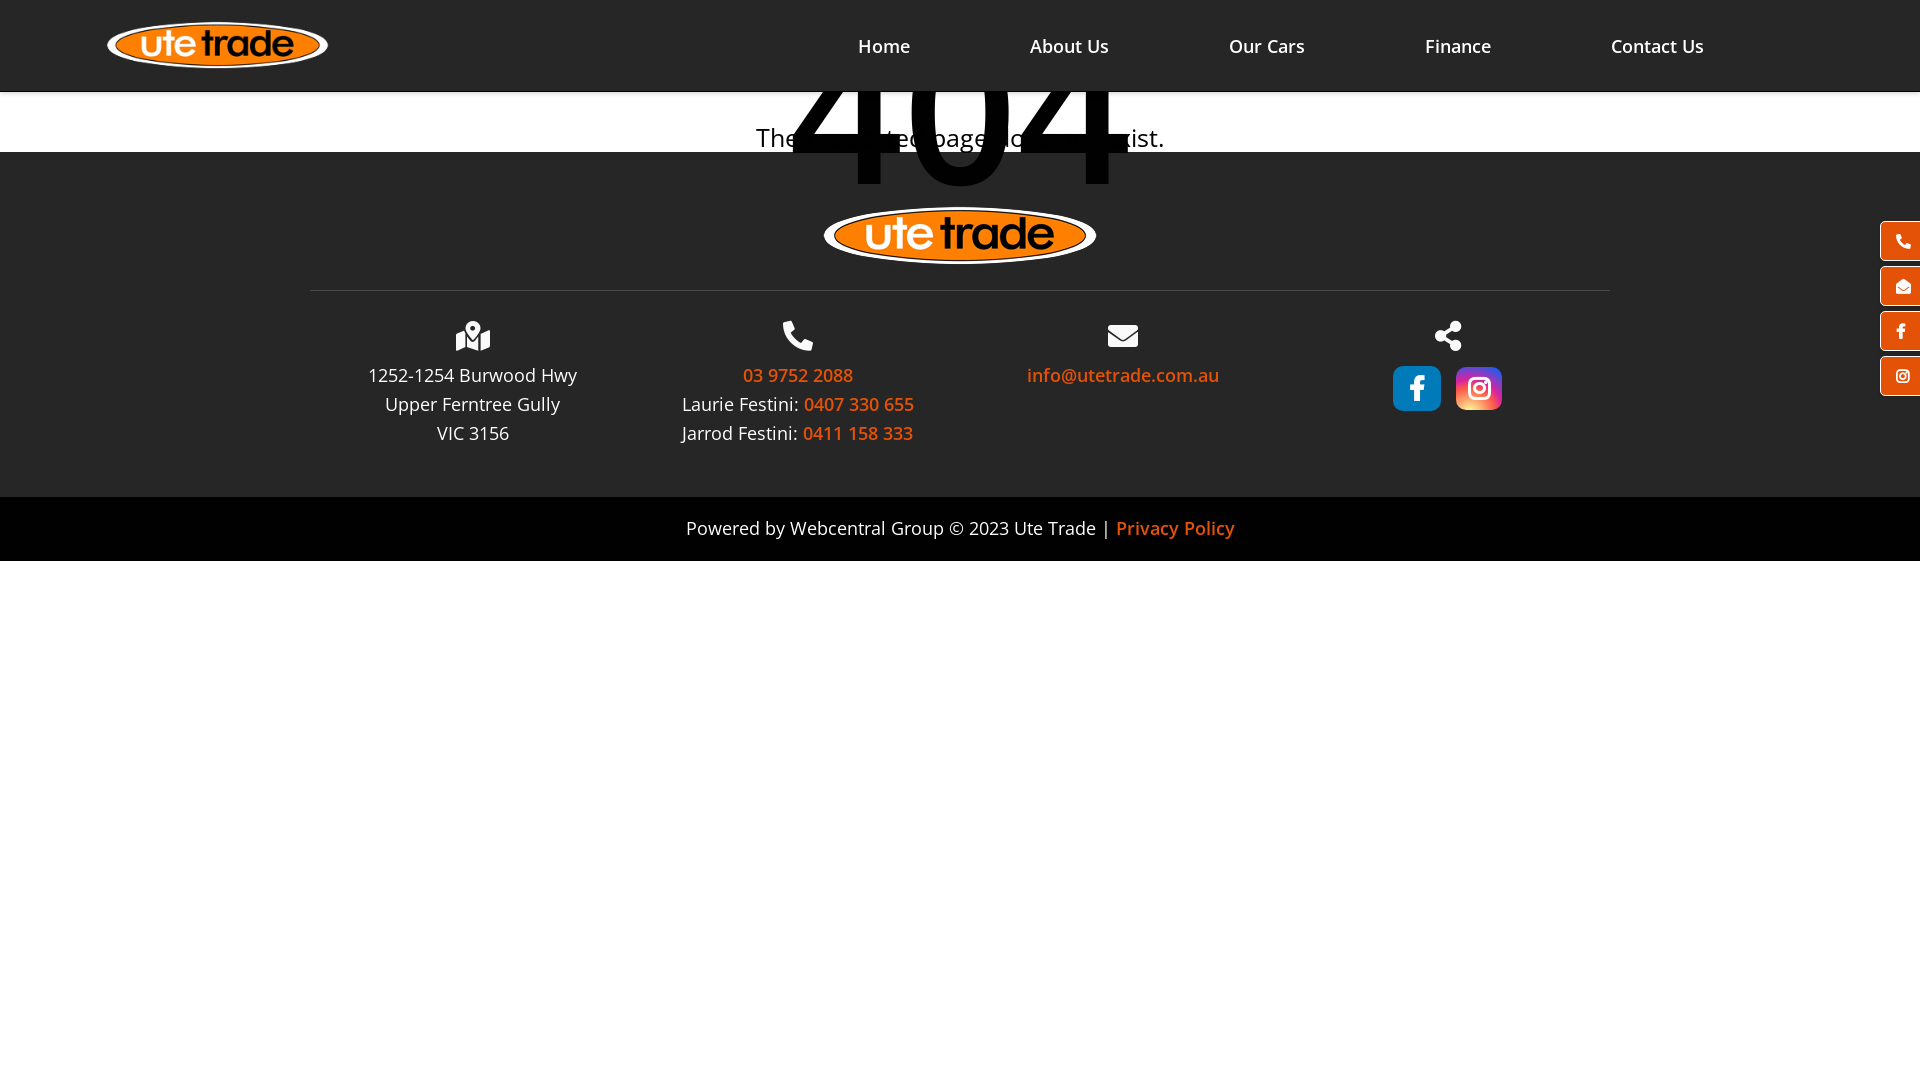 The image size is (1920, 1080). Describe the element at coordinates (1446, 334) in the screenshot. I see `'Share'` at that location.